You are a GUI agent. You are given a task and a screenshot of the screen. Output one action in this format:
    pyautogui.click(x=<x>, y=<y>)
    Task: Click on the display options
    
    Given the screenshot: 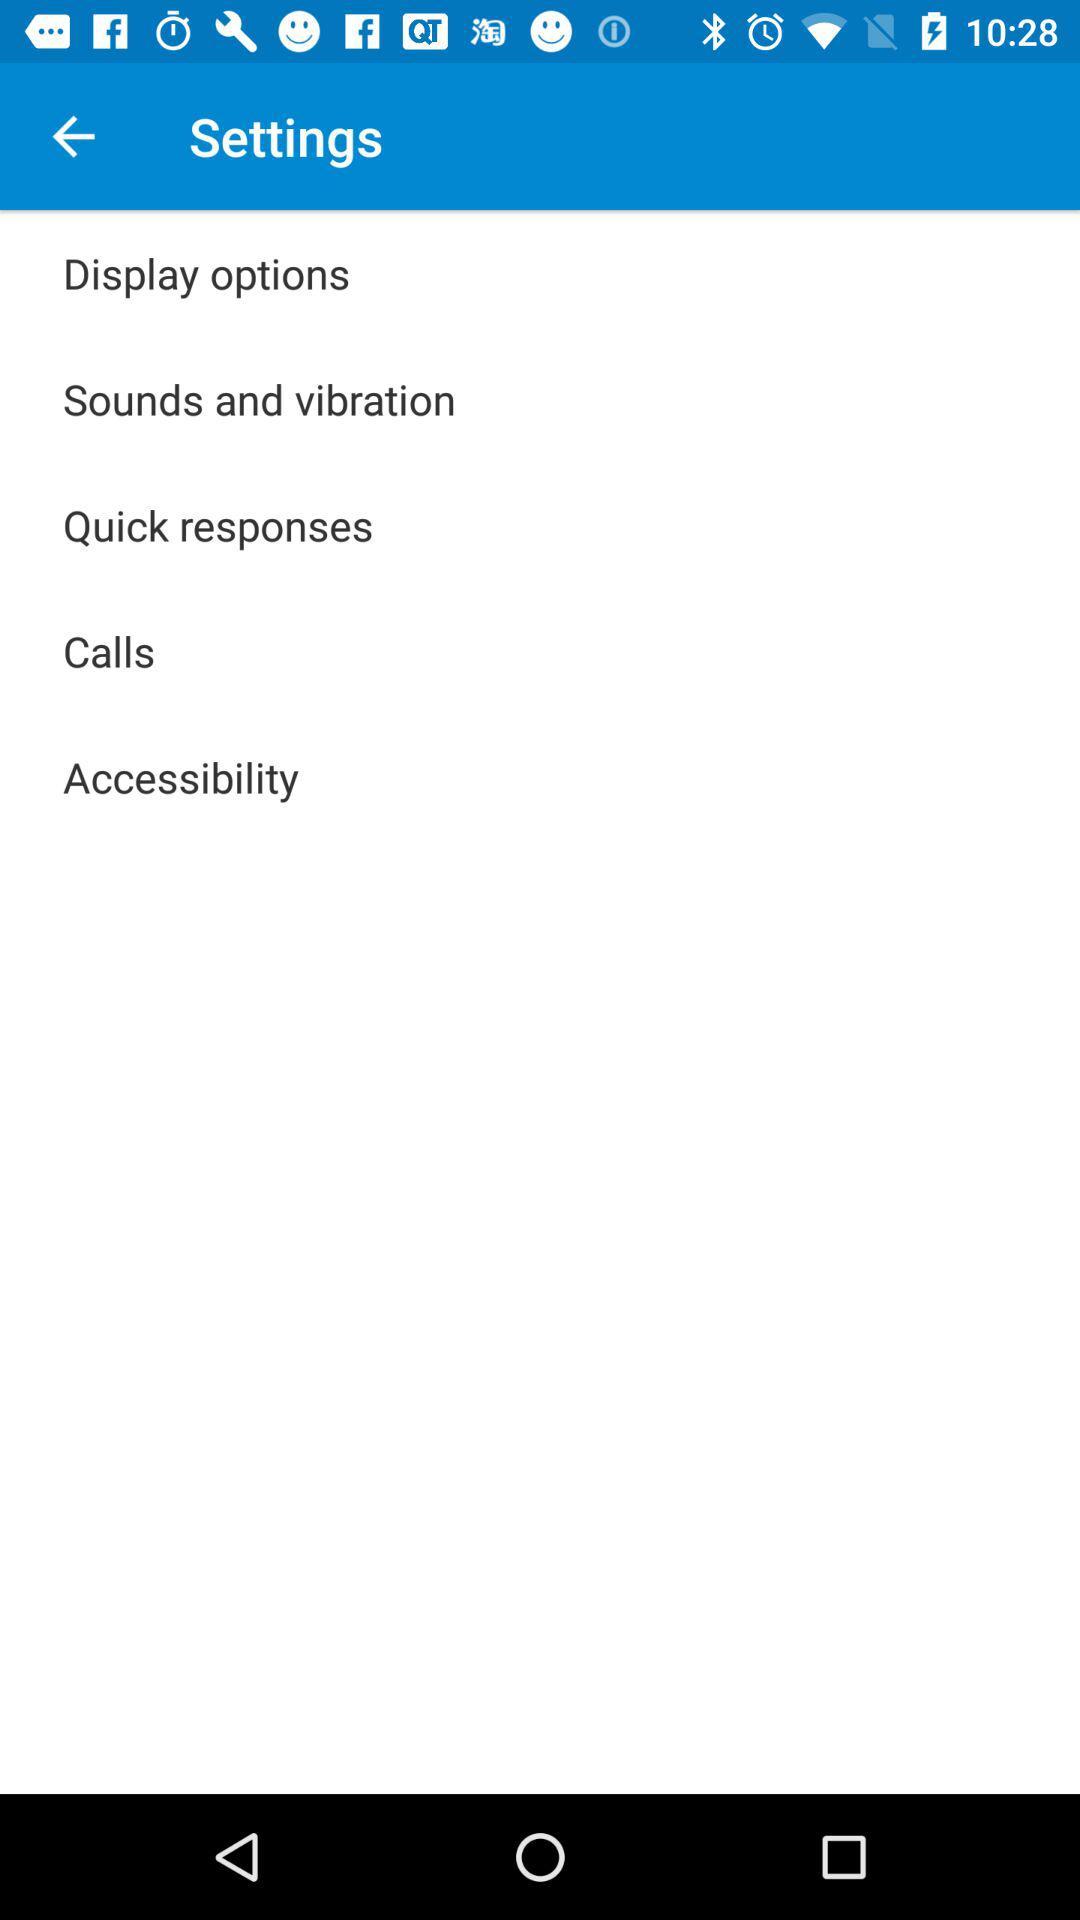 What is the action you would take?
    pyautogui.click(x=206, y=272)
    